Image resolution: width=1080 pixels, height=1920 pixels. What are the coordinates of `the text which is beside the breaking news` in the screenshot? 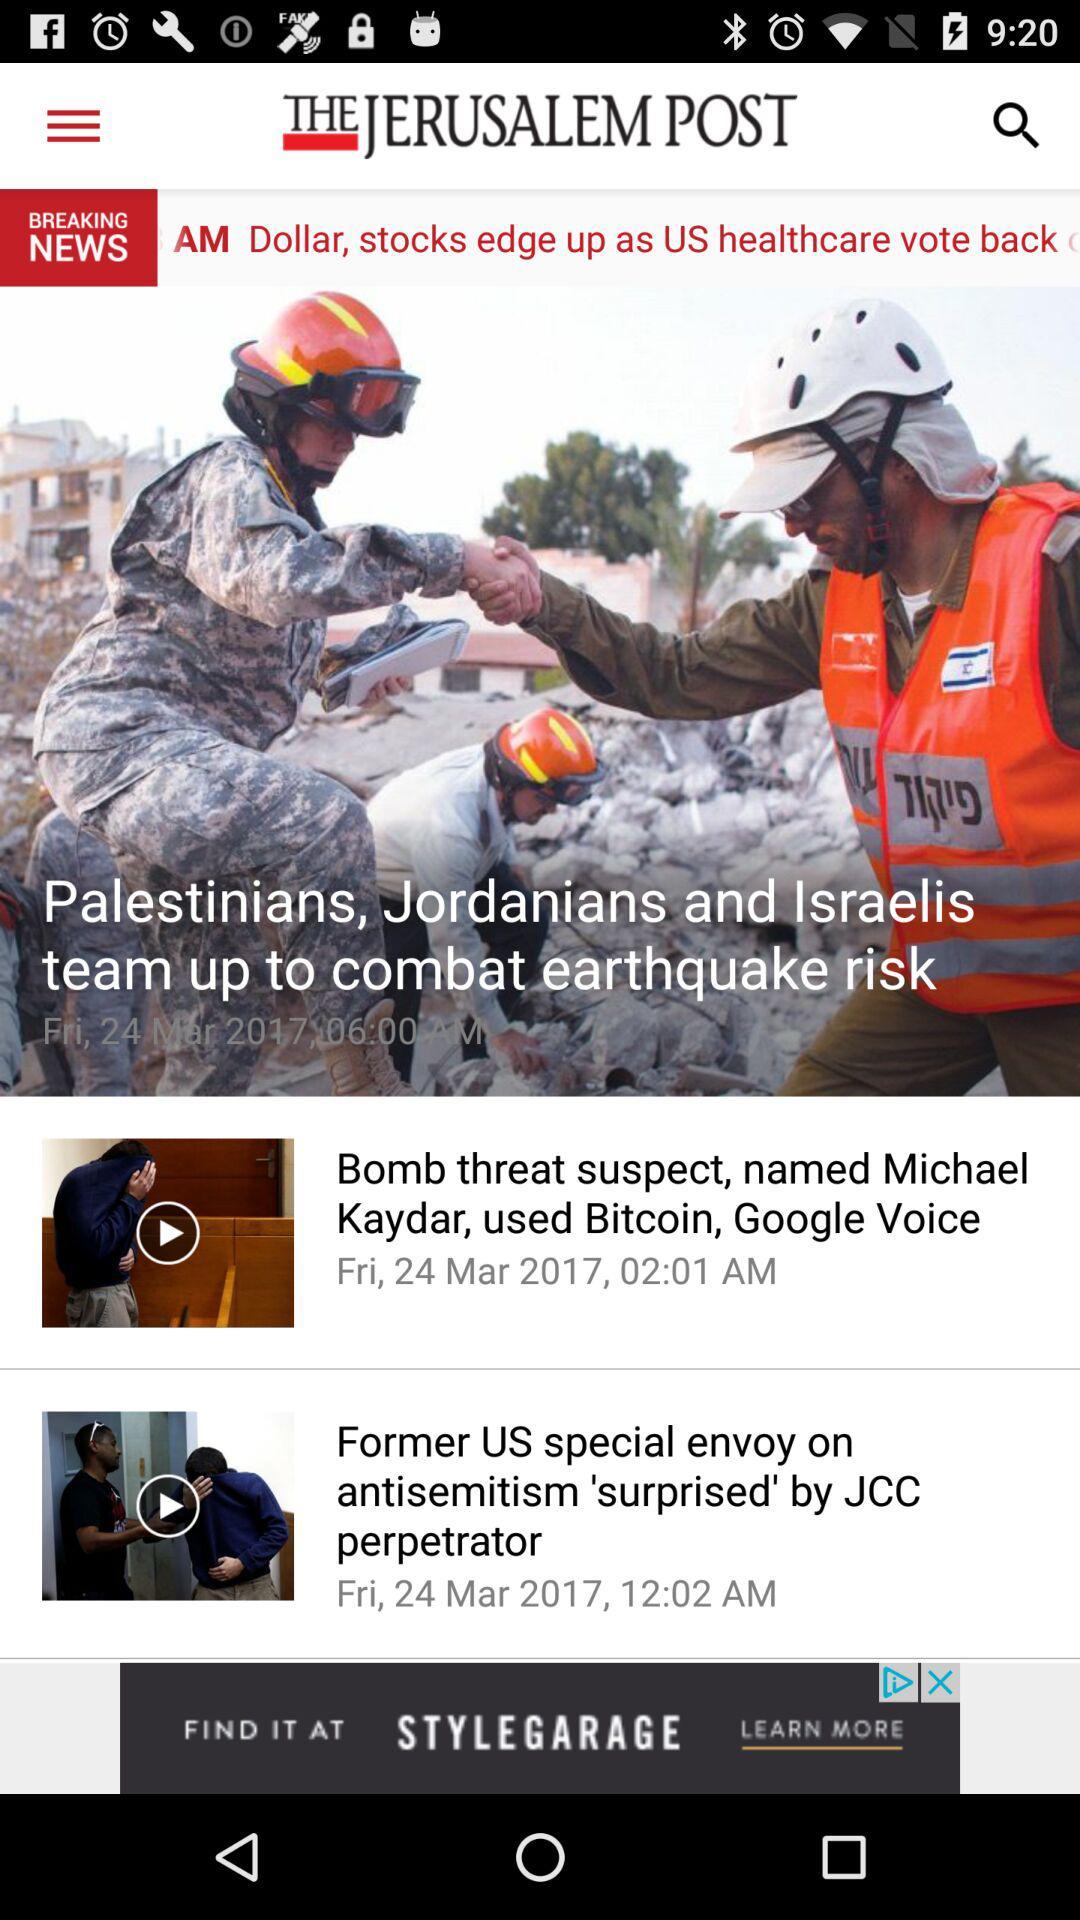 It's located at (617, 238).